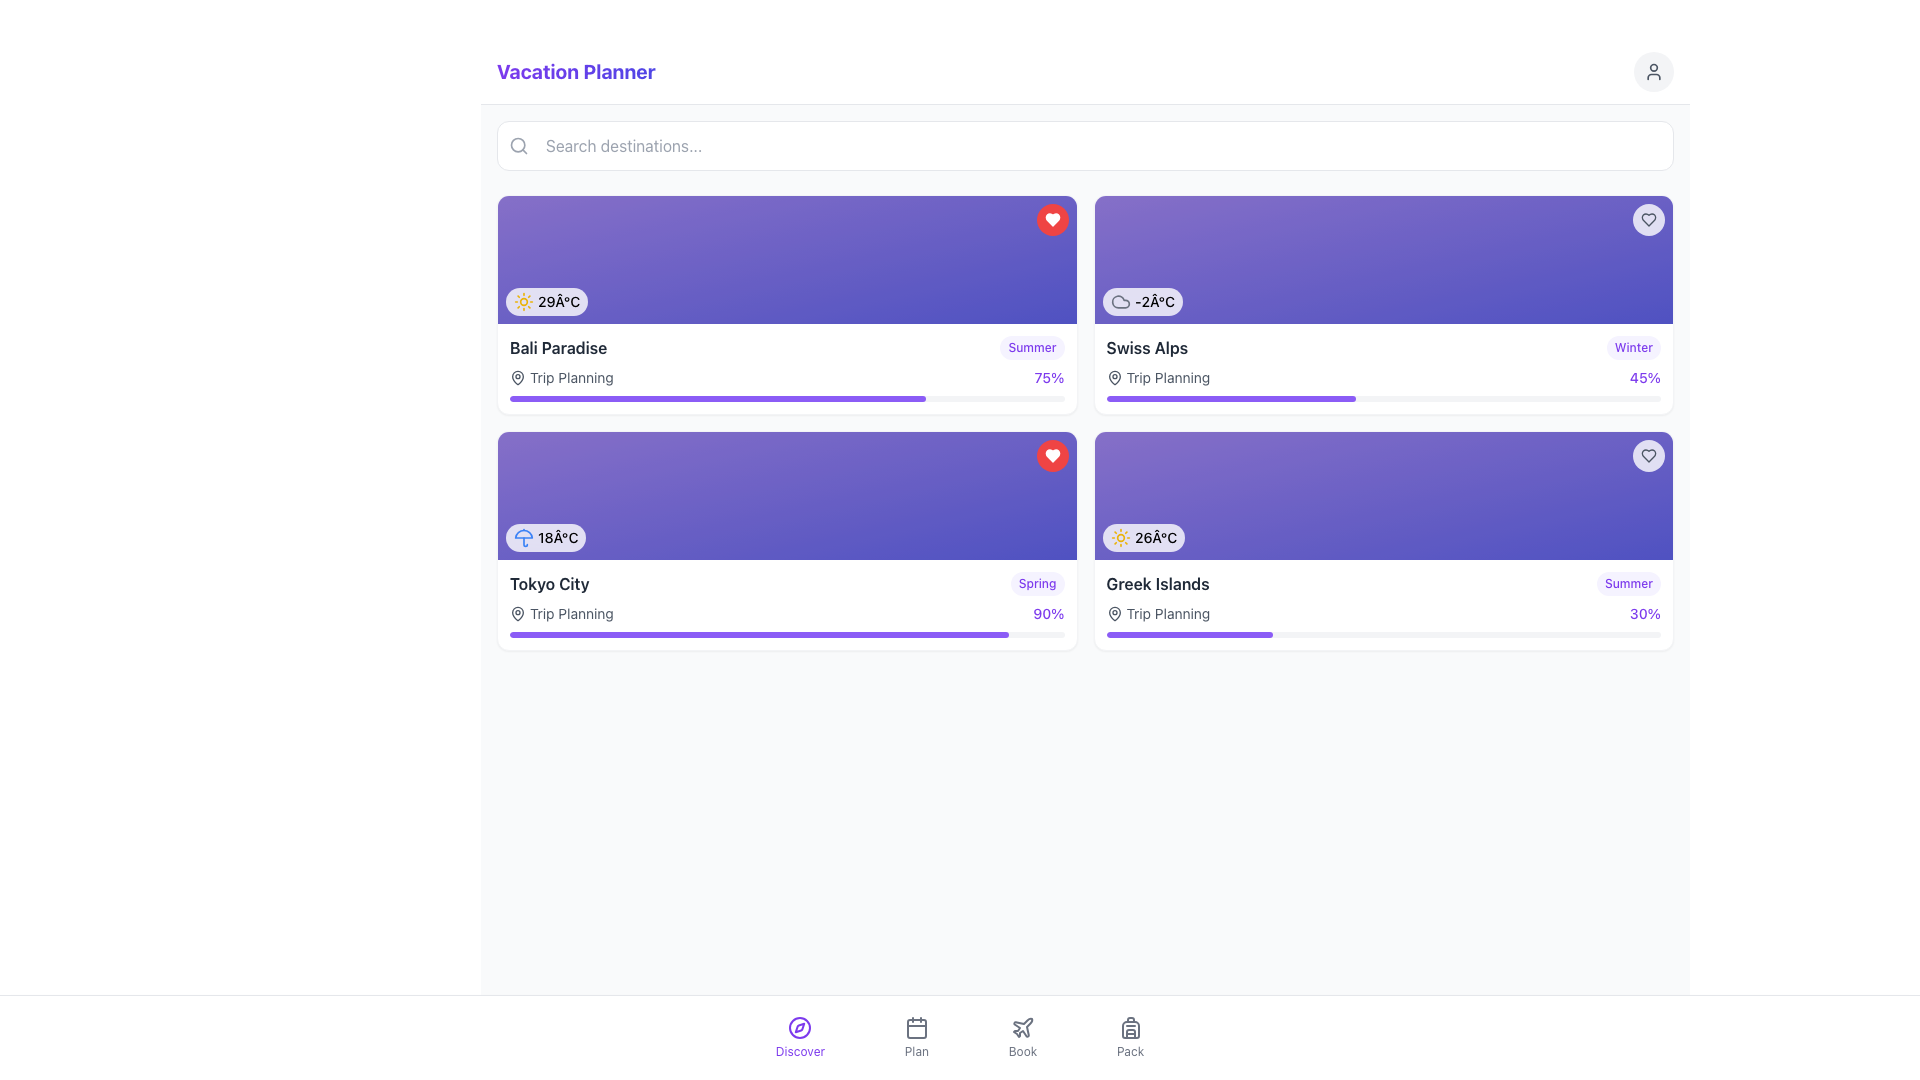 This screenshot has height=1080, width=1920. Describe the element at coordinates (1143, 536) in the screenshot. I see `the displayed temperature '26°C' and the sun icon in the bottom-left corner of the 'Greek Islands' card` at that location.